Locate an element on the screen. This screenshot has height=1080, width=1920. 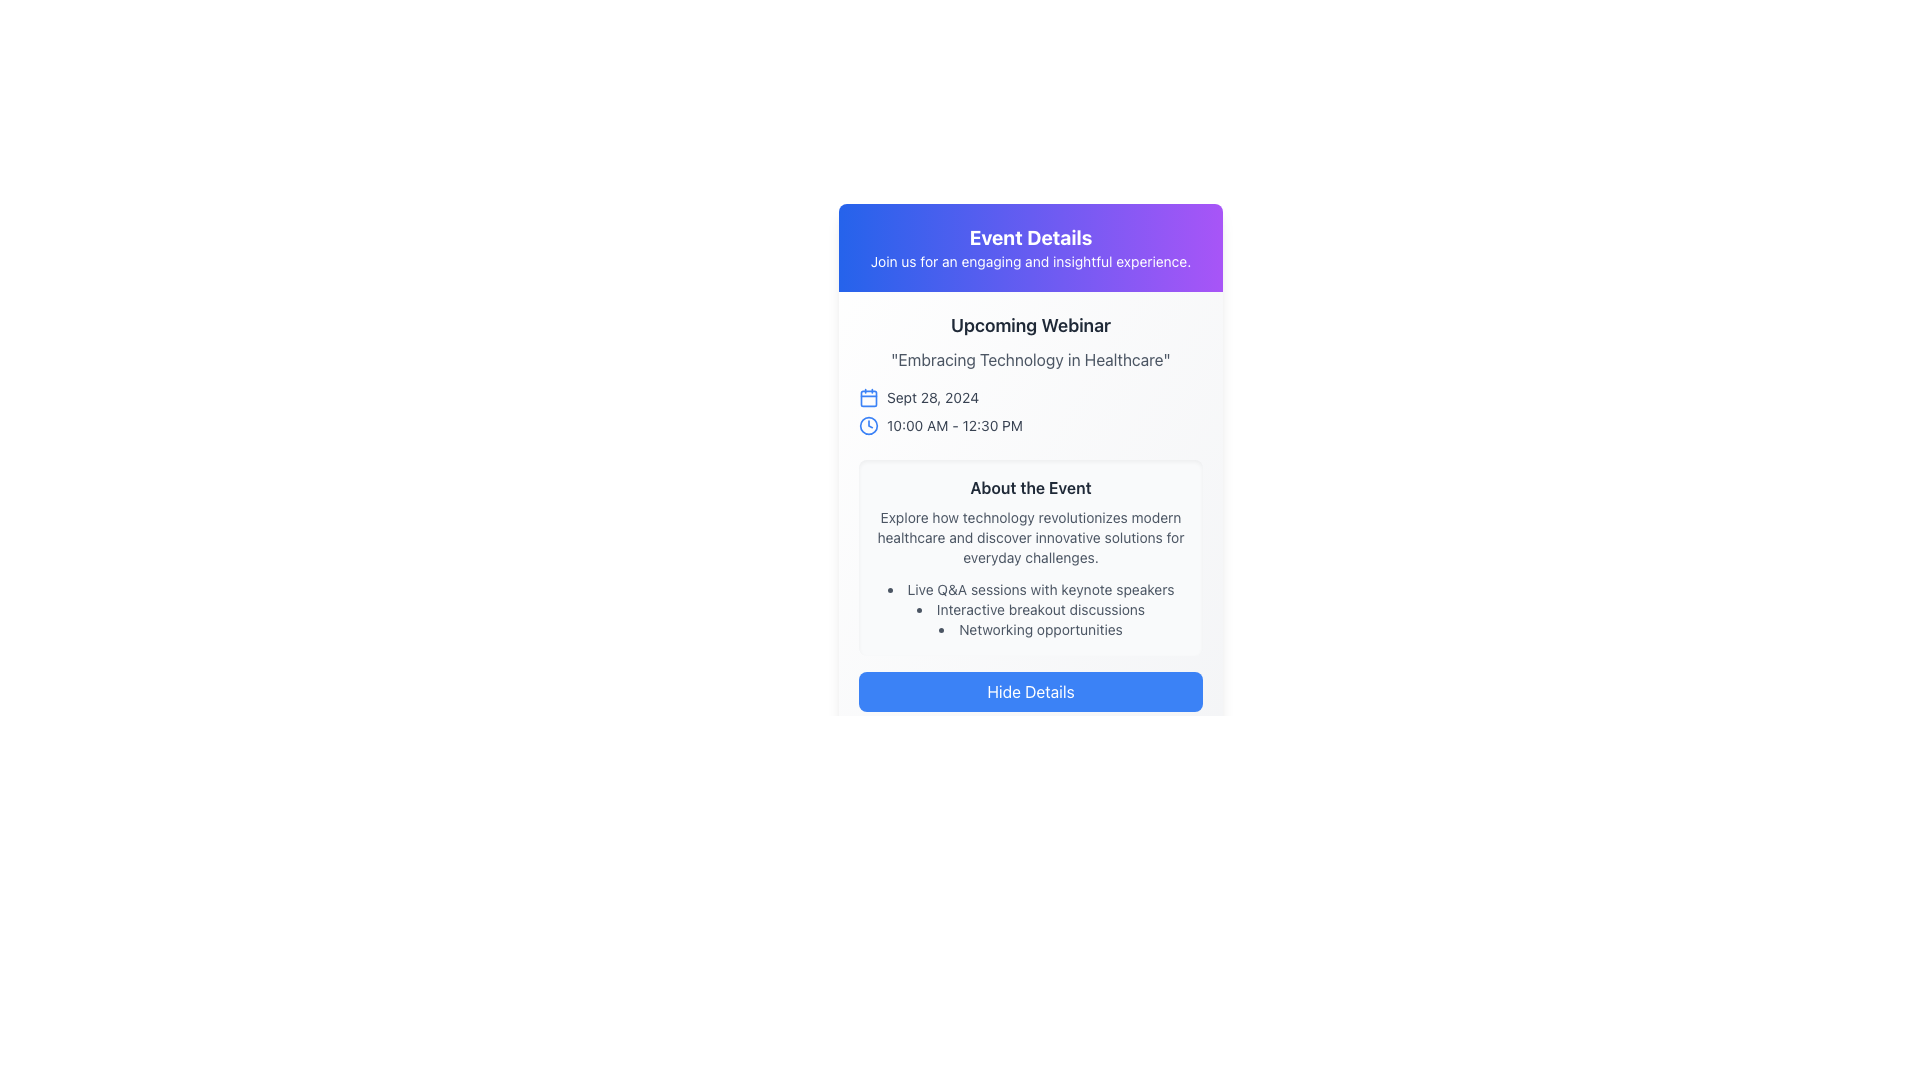
the 'Networking opportunities' bullet point in the list under the 'About the Event' section, which is styled in gray sans-serif font with a black circular bullet point is located at coordinates (1031, 628).